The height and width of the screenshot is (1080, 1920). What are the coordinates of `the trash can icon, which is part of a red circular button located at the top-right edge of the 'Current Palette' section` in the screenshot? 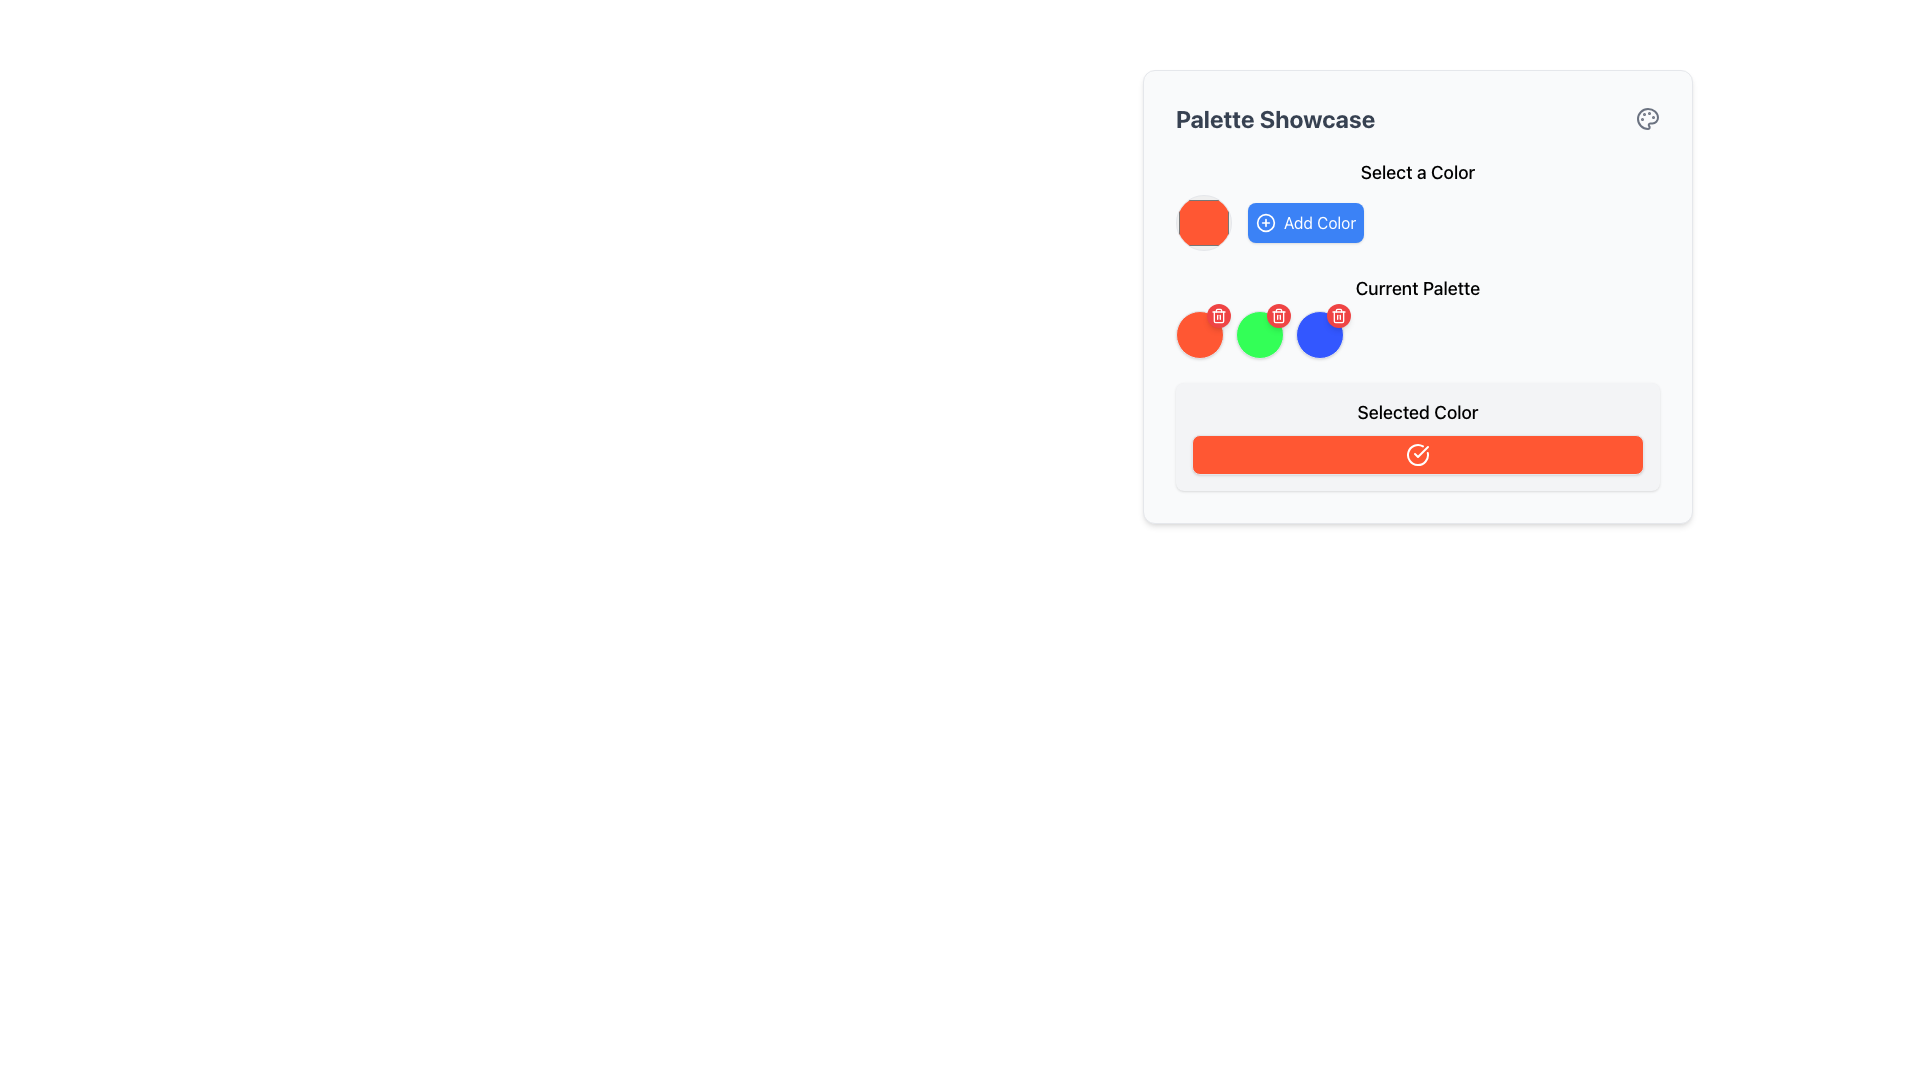 It's located at (1339, 315).